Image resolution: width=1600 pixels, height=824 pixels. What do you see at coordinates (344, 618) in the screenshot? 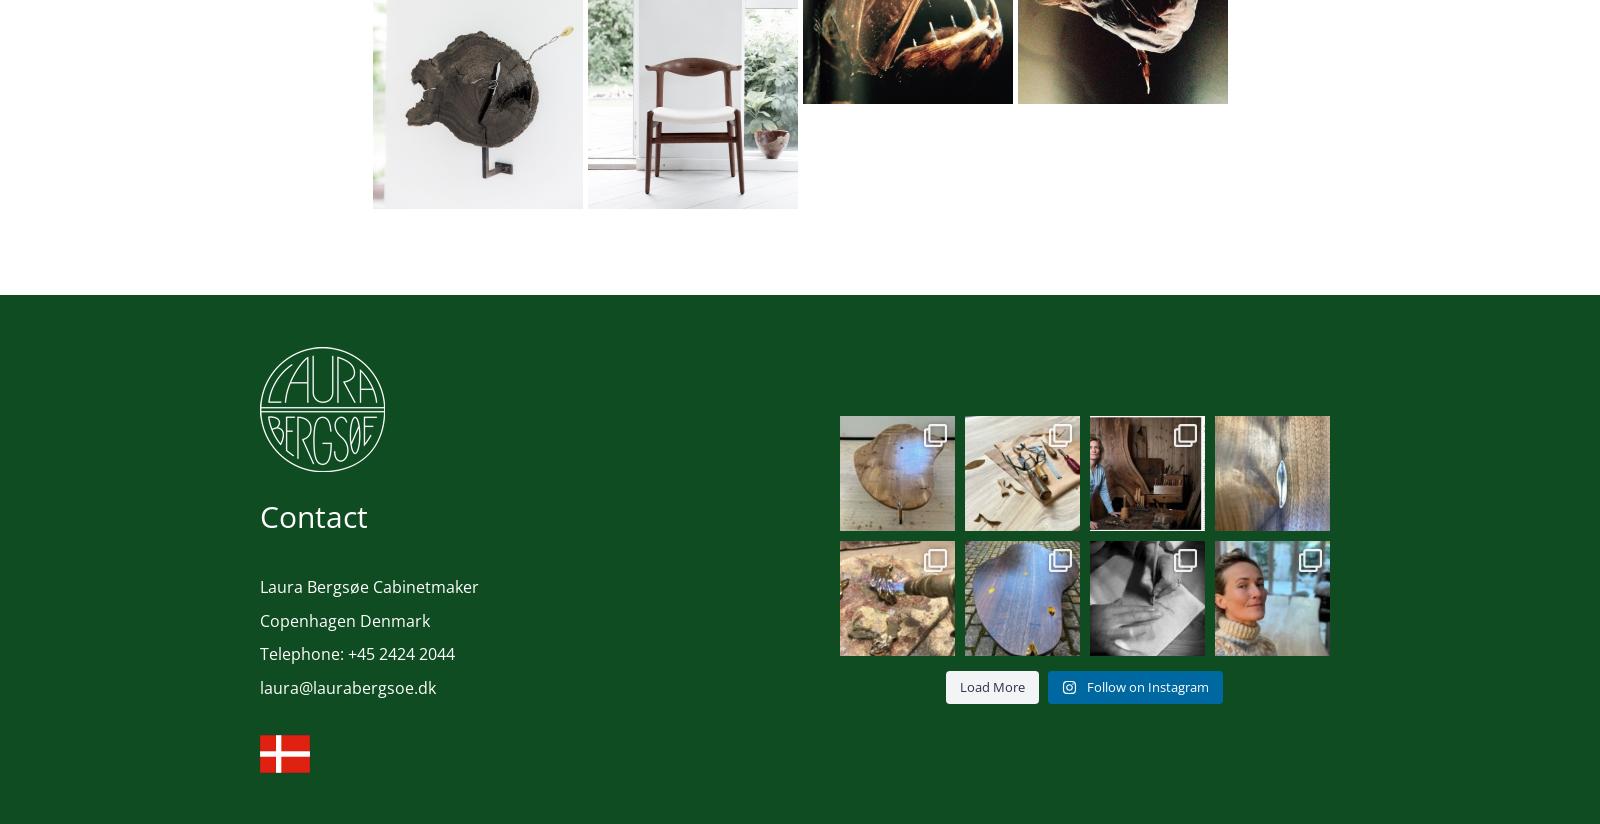
I see `'Copenhagen Denmark'` at bounding box center [344, 618].